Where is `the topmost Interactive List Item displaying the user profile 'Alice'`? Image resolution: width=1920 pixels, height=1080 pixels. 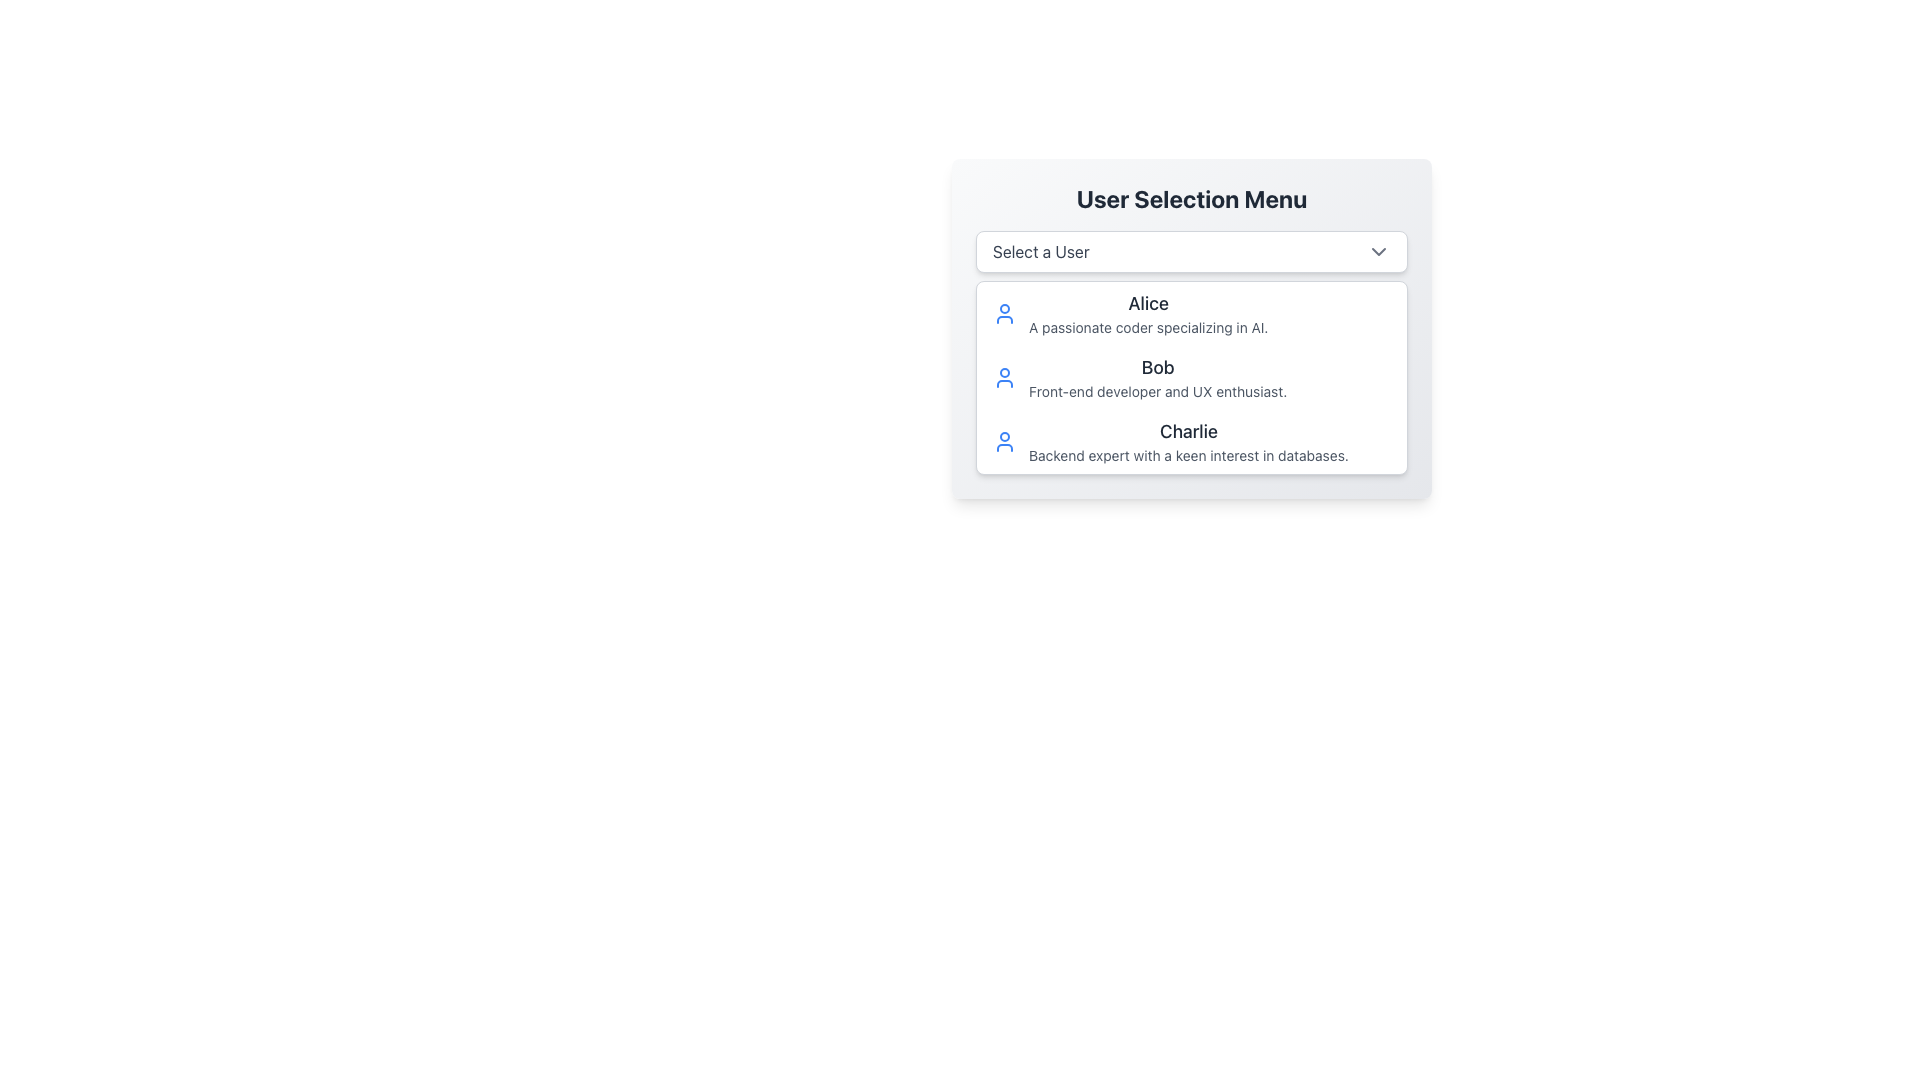
the topmost Interactive List Item displaying the user profile 'Alice' is located at coordinates (1191, 313).